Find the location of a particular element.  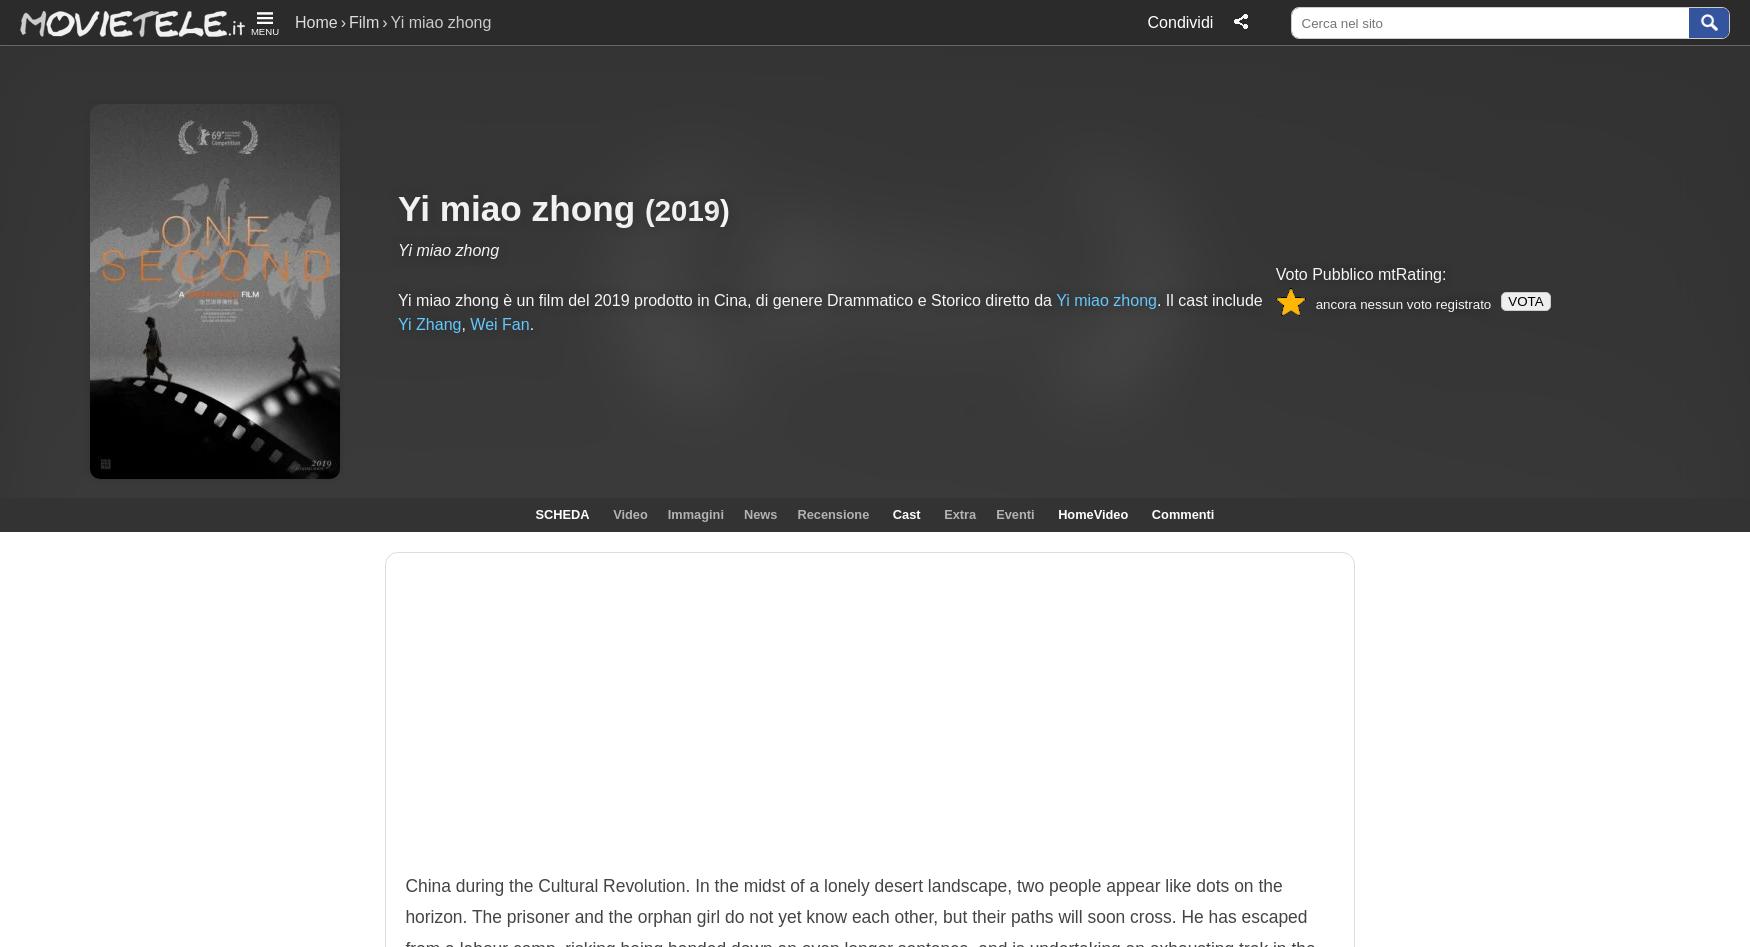

'SCHEDA' is located at coordinates (560, 513).